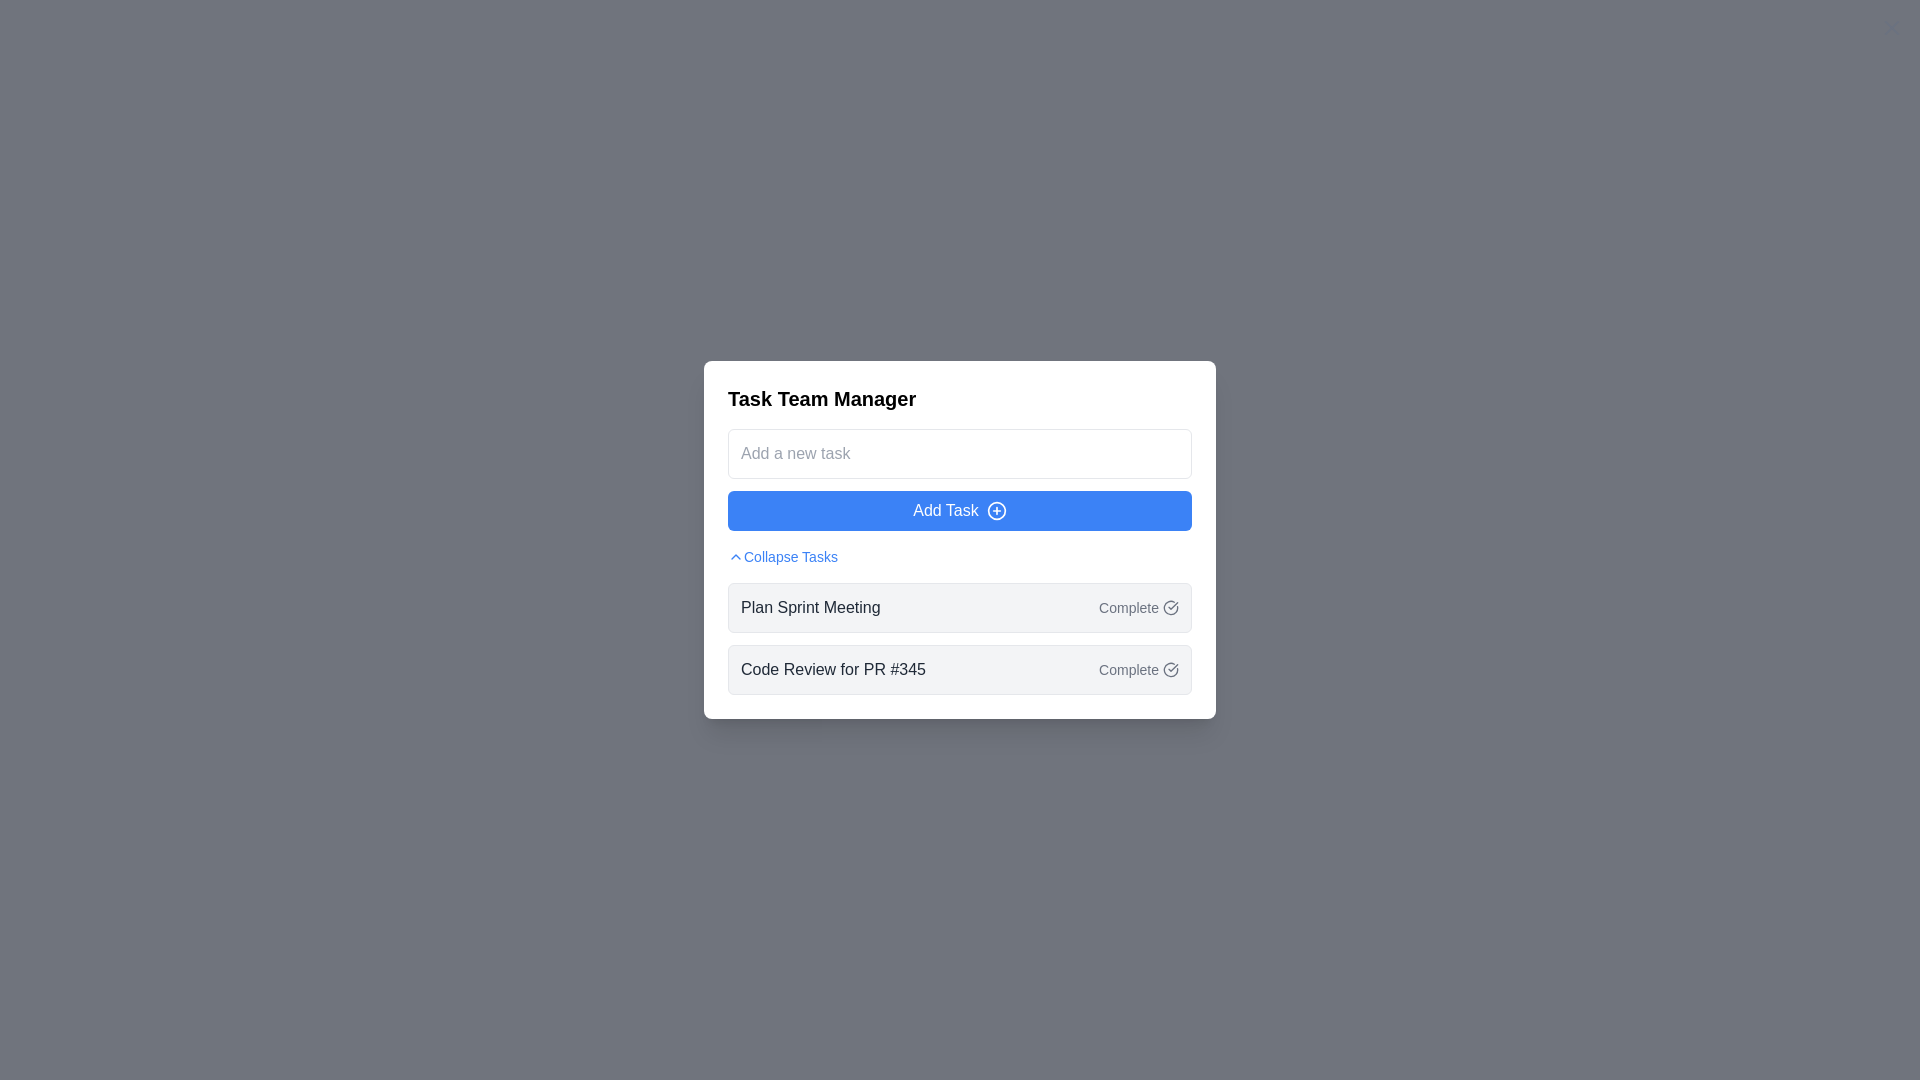  Describe the element at coordinates (781, 556) in the screenshot. I see `the 'Collapse Tasks' text label, which is styled with a small blue font and has a chevron-up icon next to it` at that location.